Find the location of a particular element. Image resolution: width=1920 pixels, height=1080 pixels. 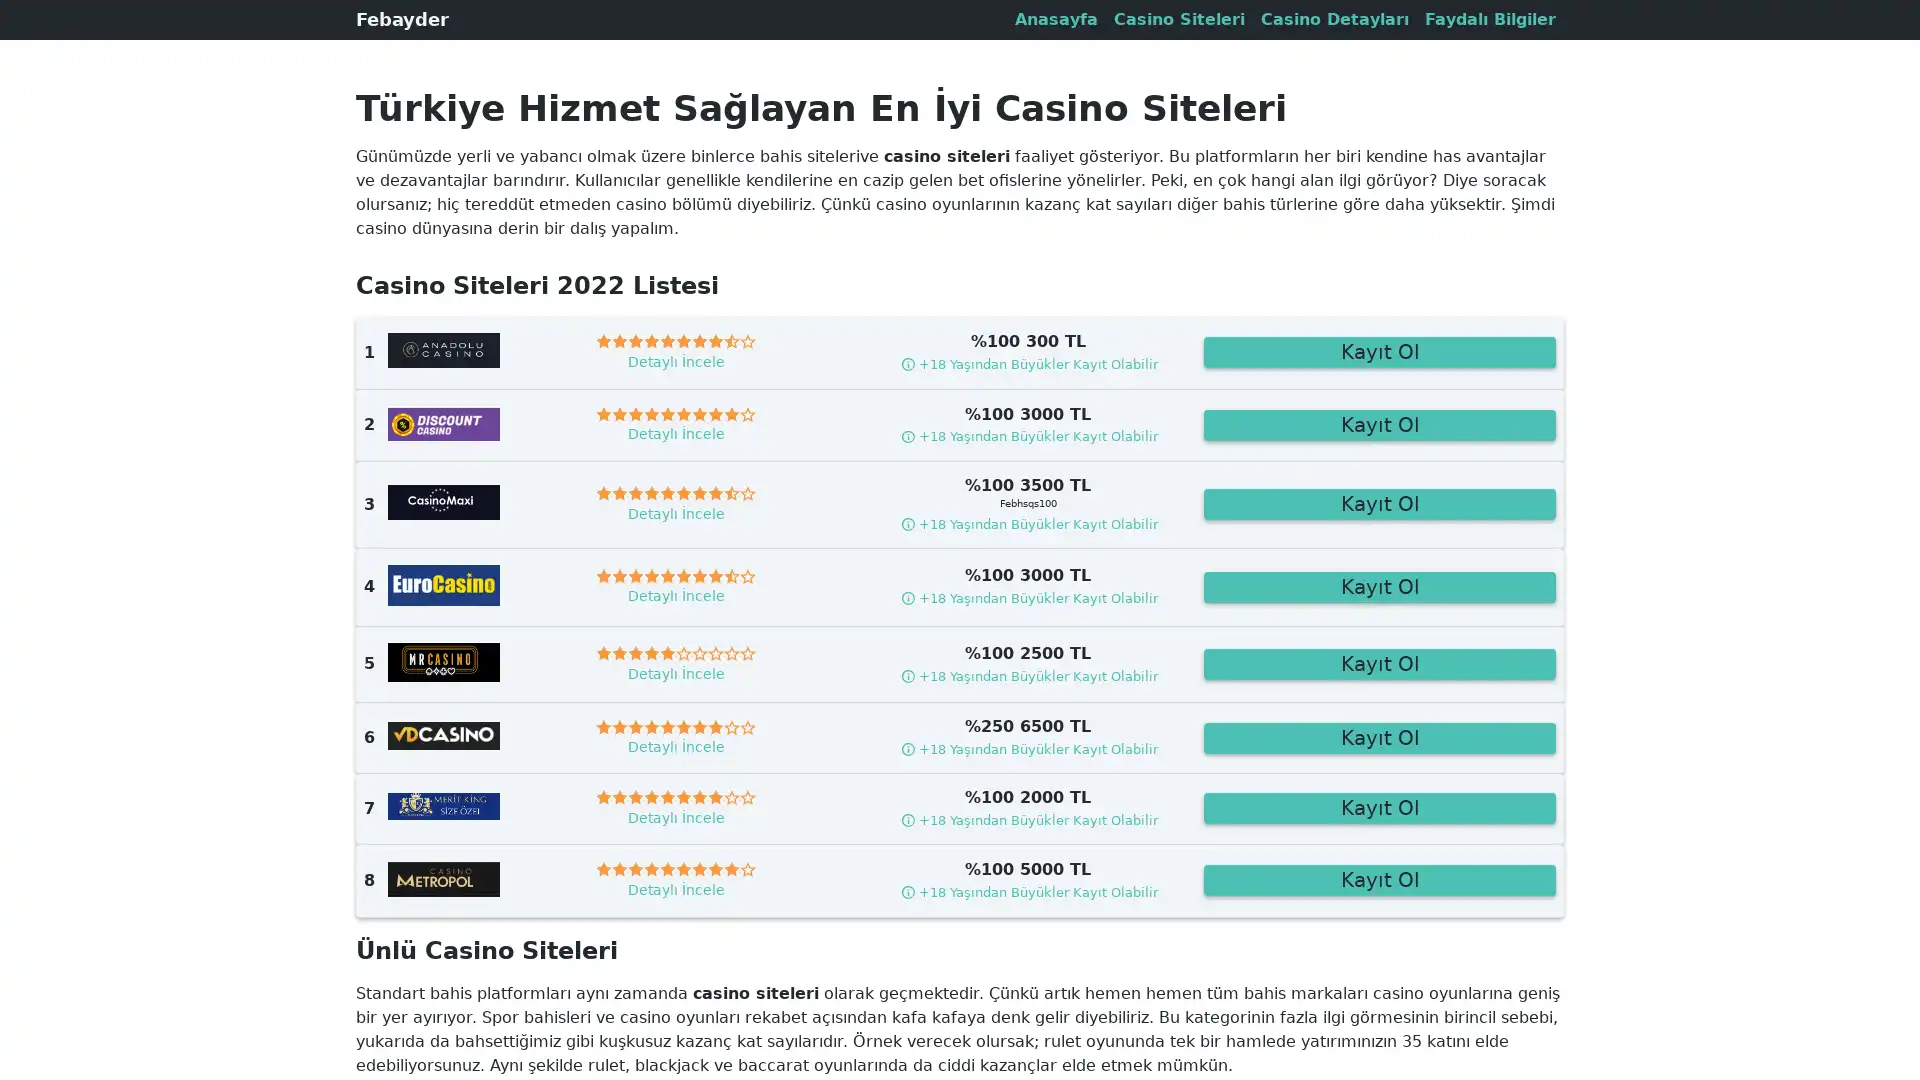

Load terms and conditions is located at coordinates (1027, 749).